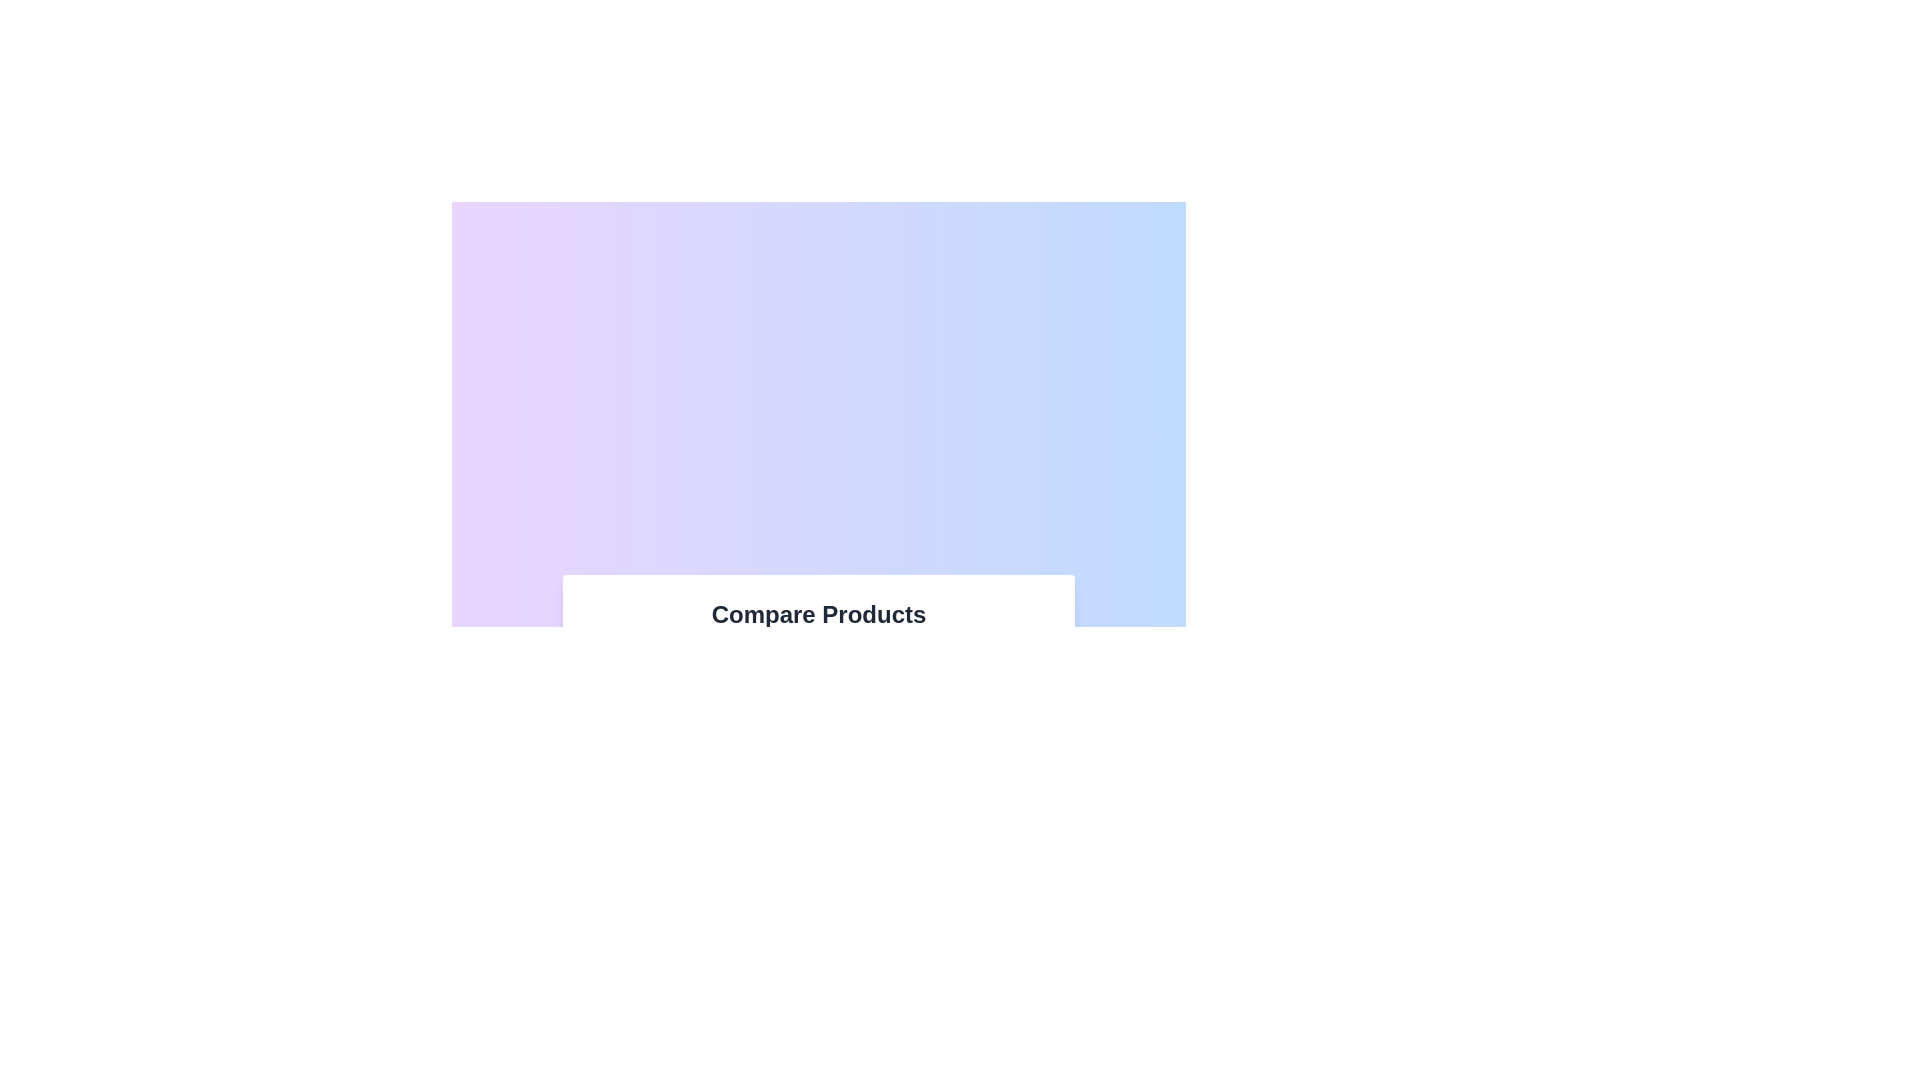  I want to click on the text label element displaying 'Compare Products', which is styled with a large bold font and dark gray color, located at the top-center of its section, so click(819, 613).